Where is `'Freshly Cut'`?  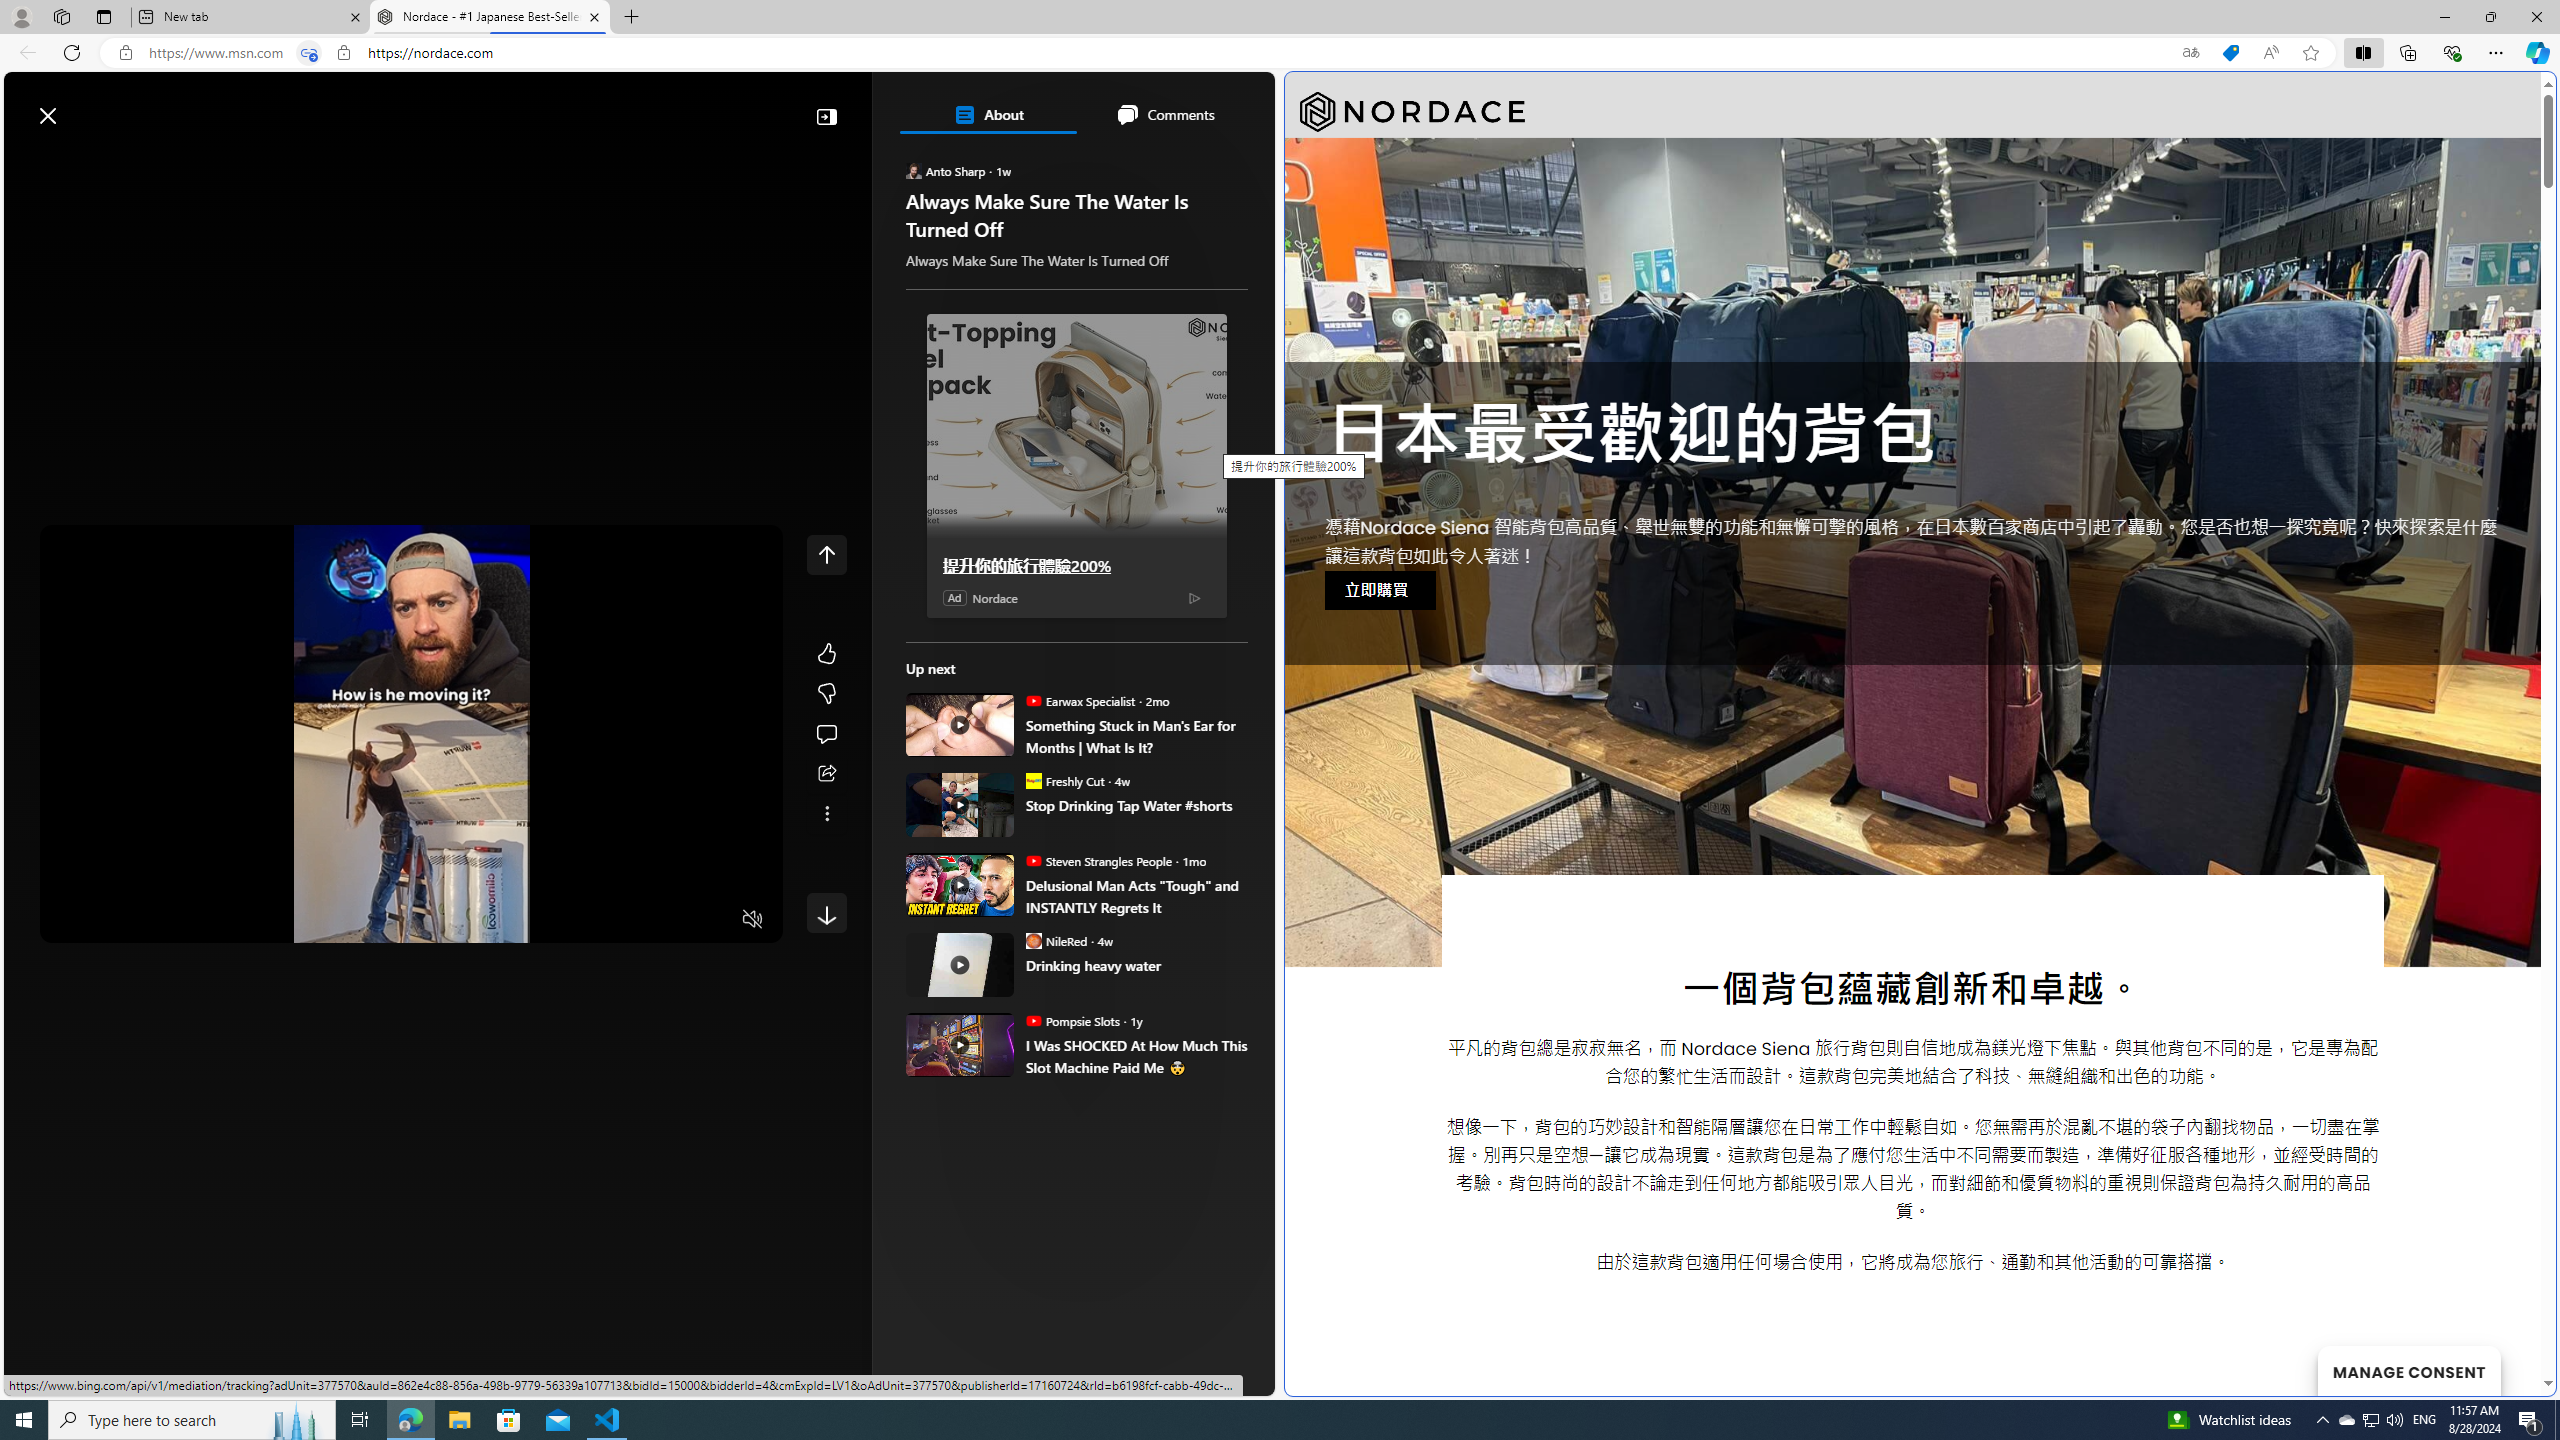
'Freshly Cut' is located at coordinates (1031, 780).